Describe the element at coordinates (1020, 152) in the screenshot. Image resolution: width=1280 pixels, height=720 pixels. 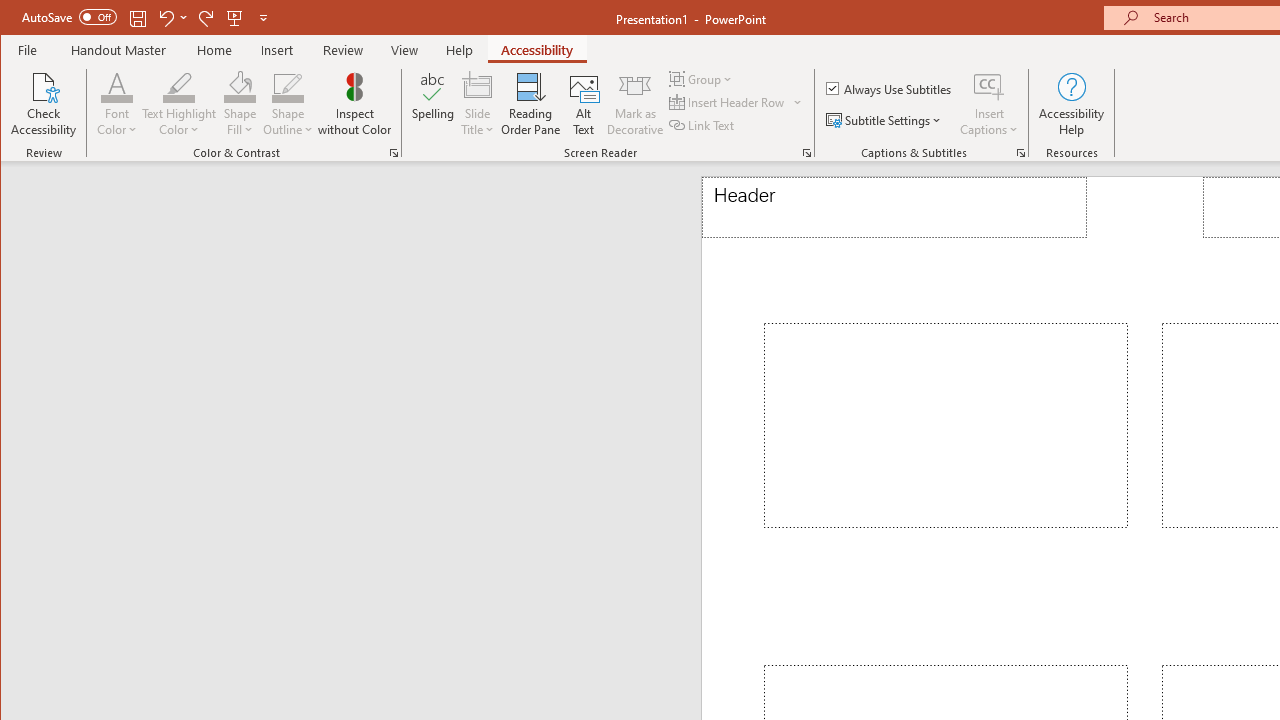
I see `'Captions & Subtitles'` at that location.